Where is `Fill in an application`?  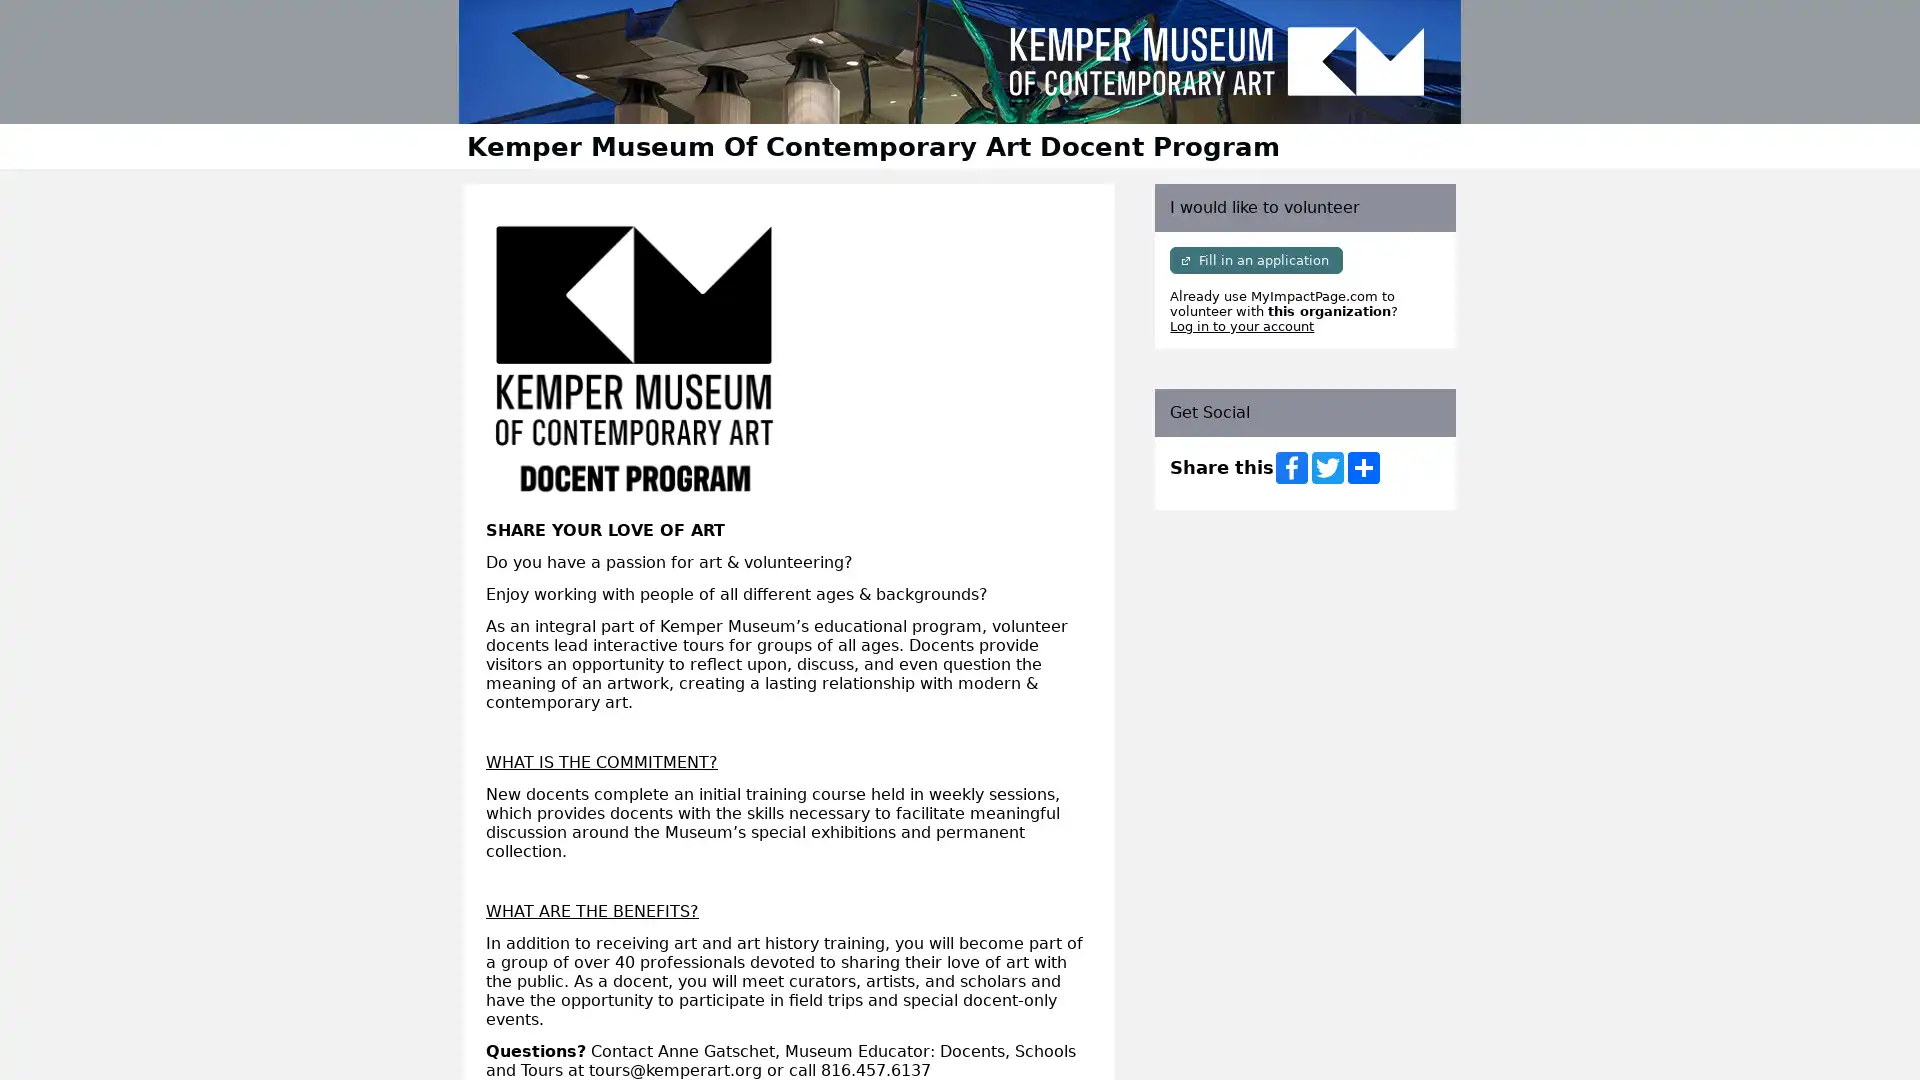
Fill in an application is located at coordinates (1255, 259).